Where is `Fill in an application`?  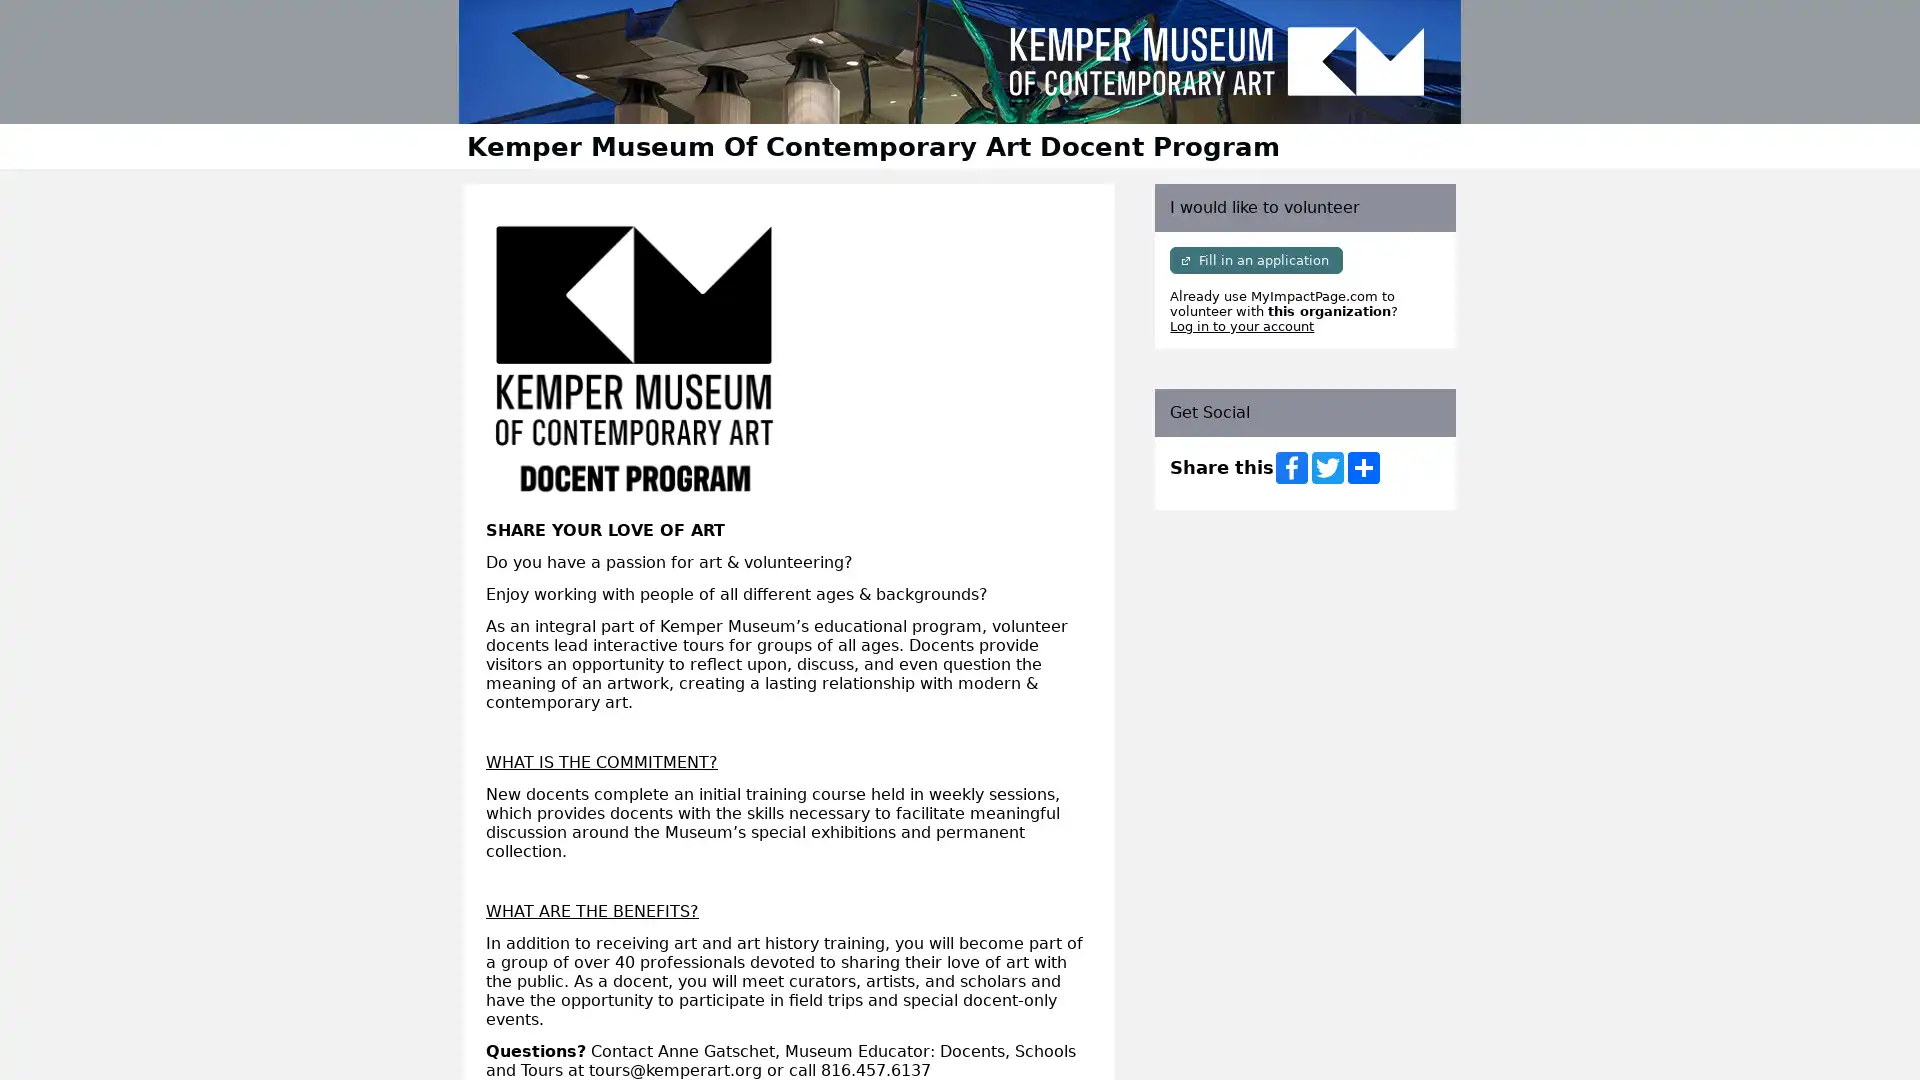
Fill in an application is located at coordinates (1255, 259).